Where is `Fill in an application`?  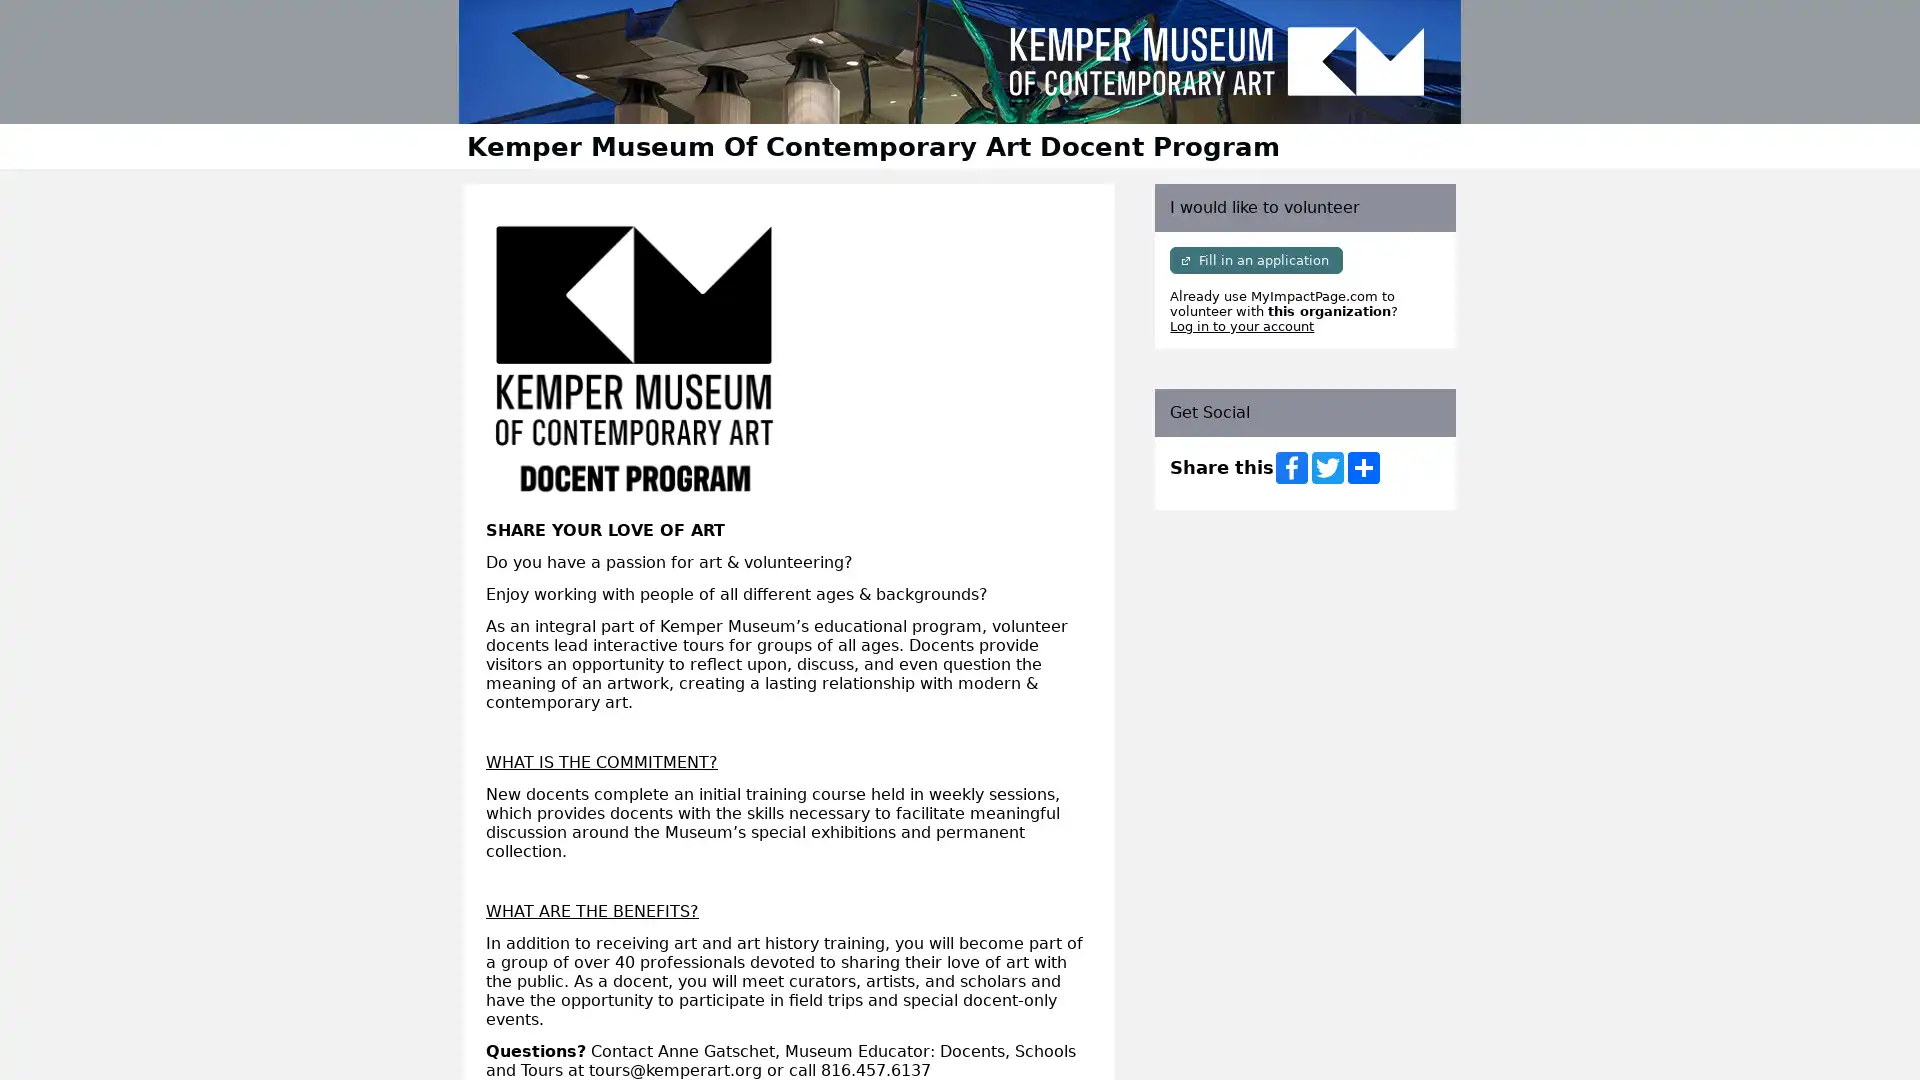
Fill in an application is located at coordinates (1255, 259).